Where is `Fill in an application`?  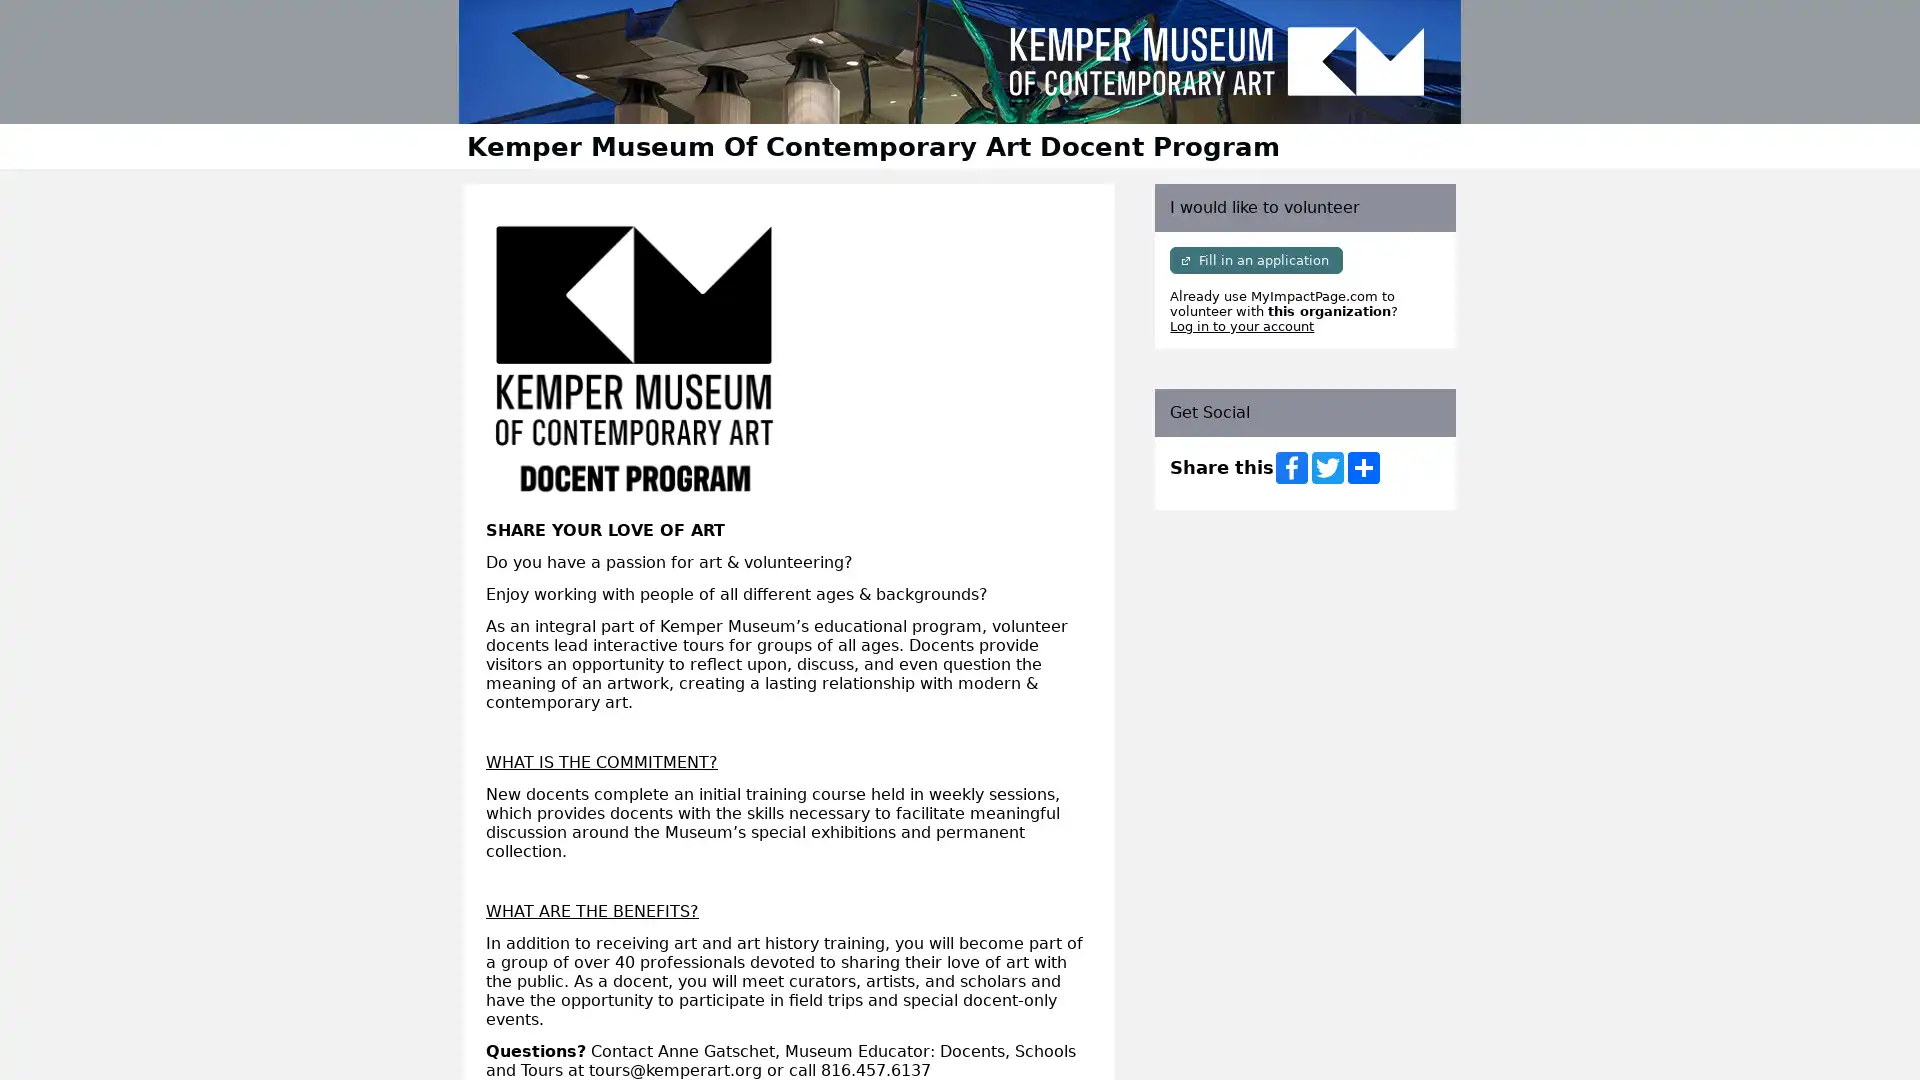
Fill in an application is located at coordinates (1255, 259).